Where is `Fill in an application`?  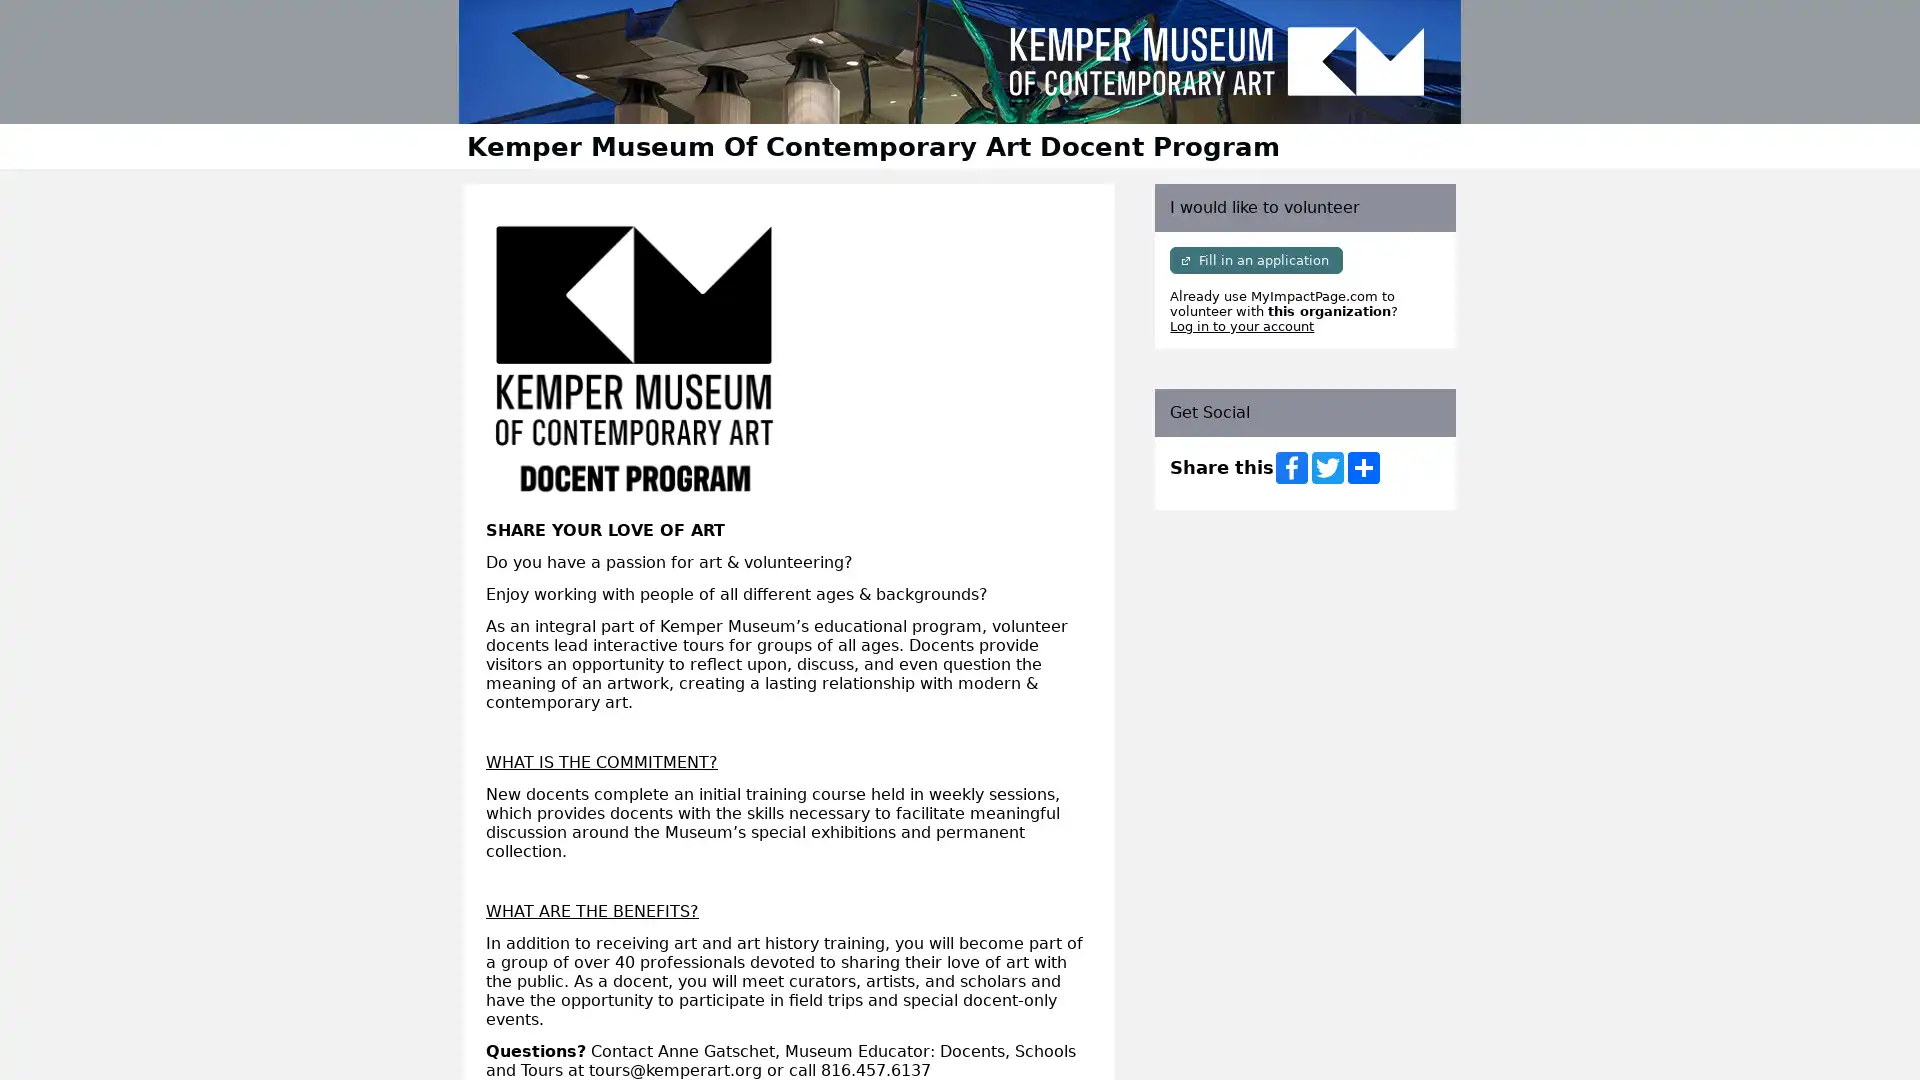
Fill in an application is located at coordinates (1255, 259).